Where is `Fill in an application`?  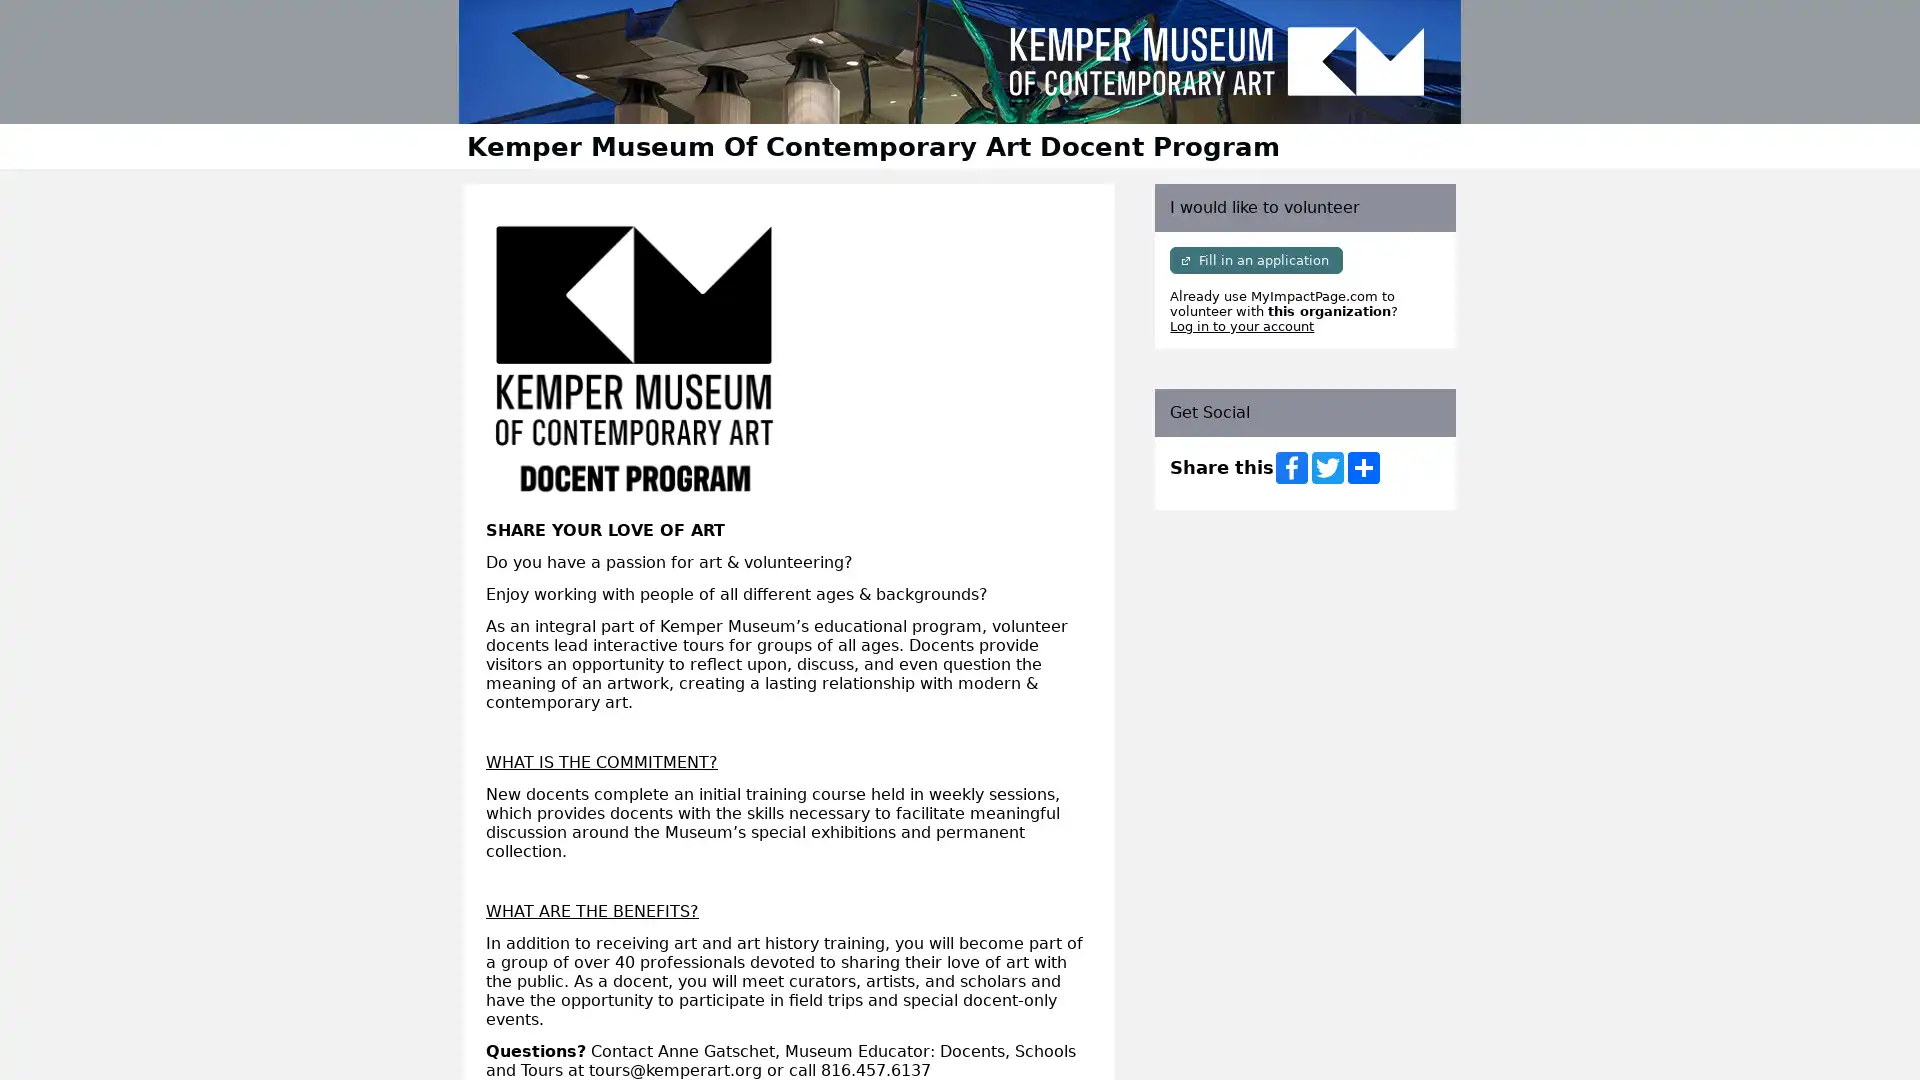
Fill in an application is located at coordinates (1255, 259).